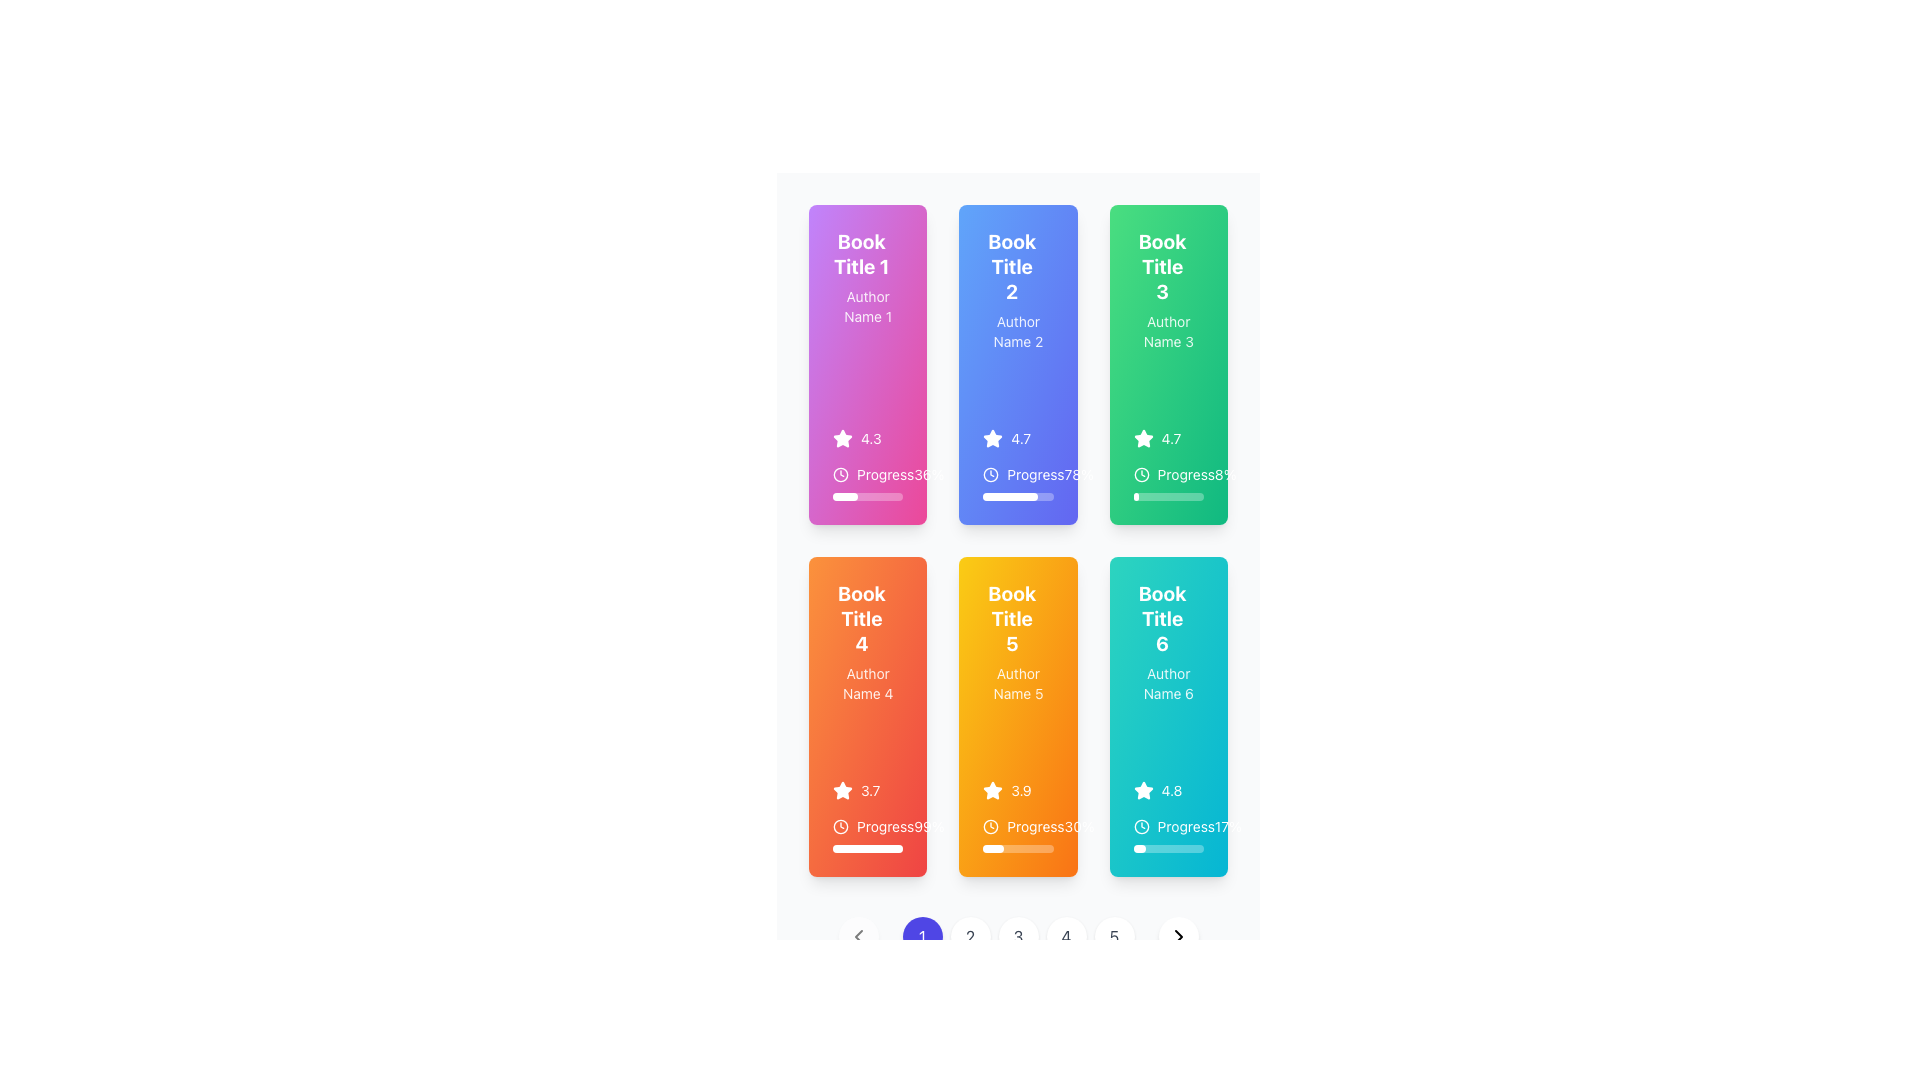 This screenshot has width=1920, height=1080. I want to click on the circular clock icon located in the 'Progress' section of the green card labeled 'Book Title 3', so click(1141, 474).